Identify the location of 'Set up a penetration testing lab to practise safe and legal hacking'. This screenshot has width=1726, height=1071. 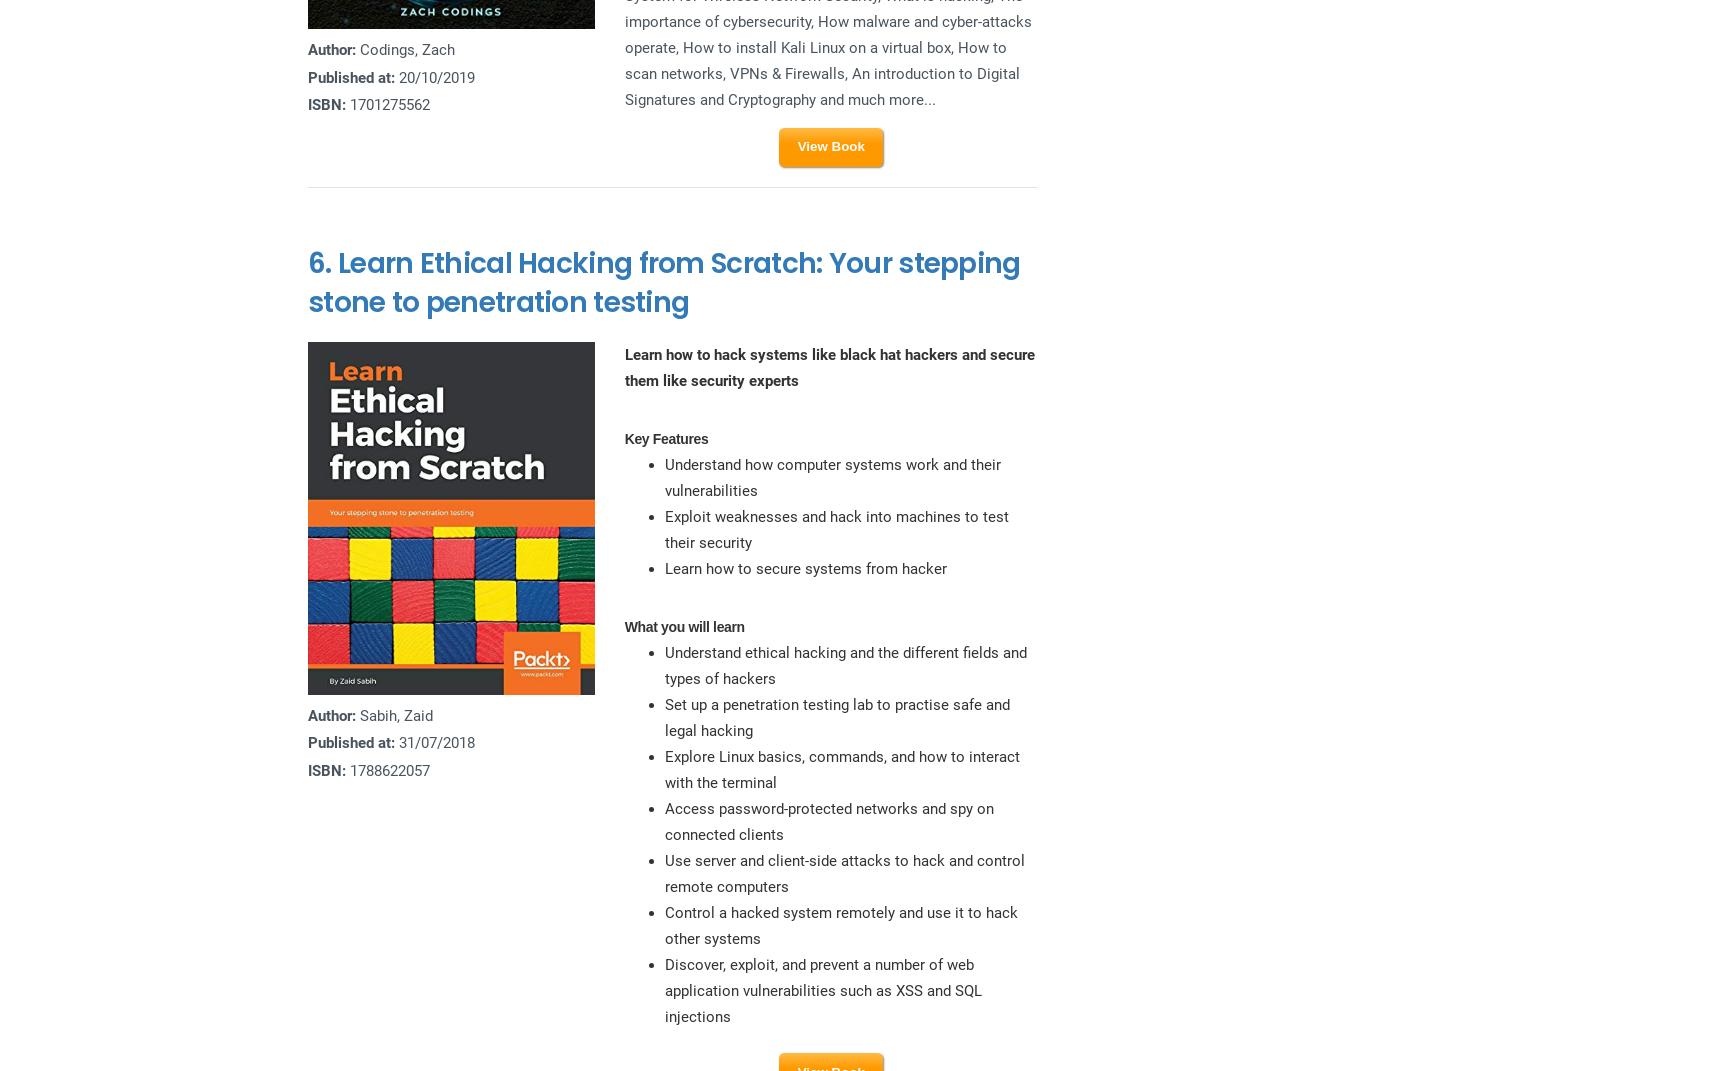
(835, 717).